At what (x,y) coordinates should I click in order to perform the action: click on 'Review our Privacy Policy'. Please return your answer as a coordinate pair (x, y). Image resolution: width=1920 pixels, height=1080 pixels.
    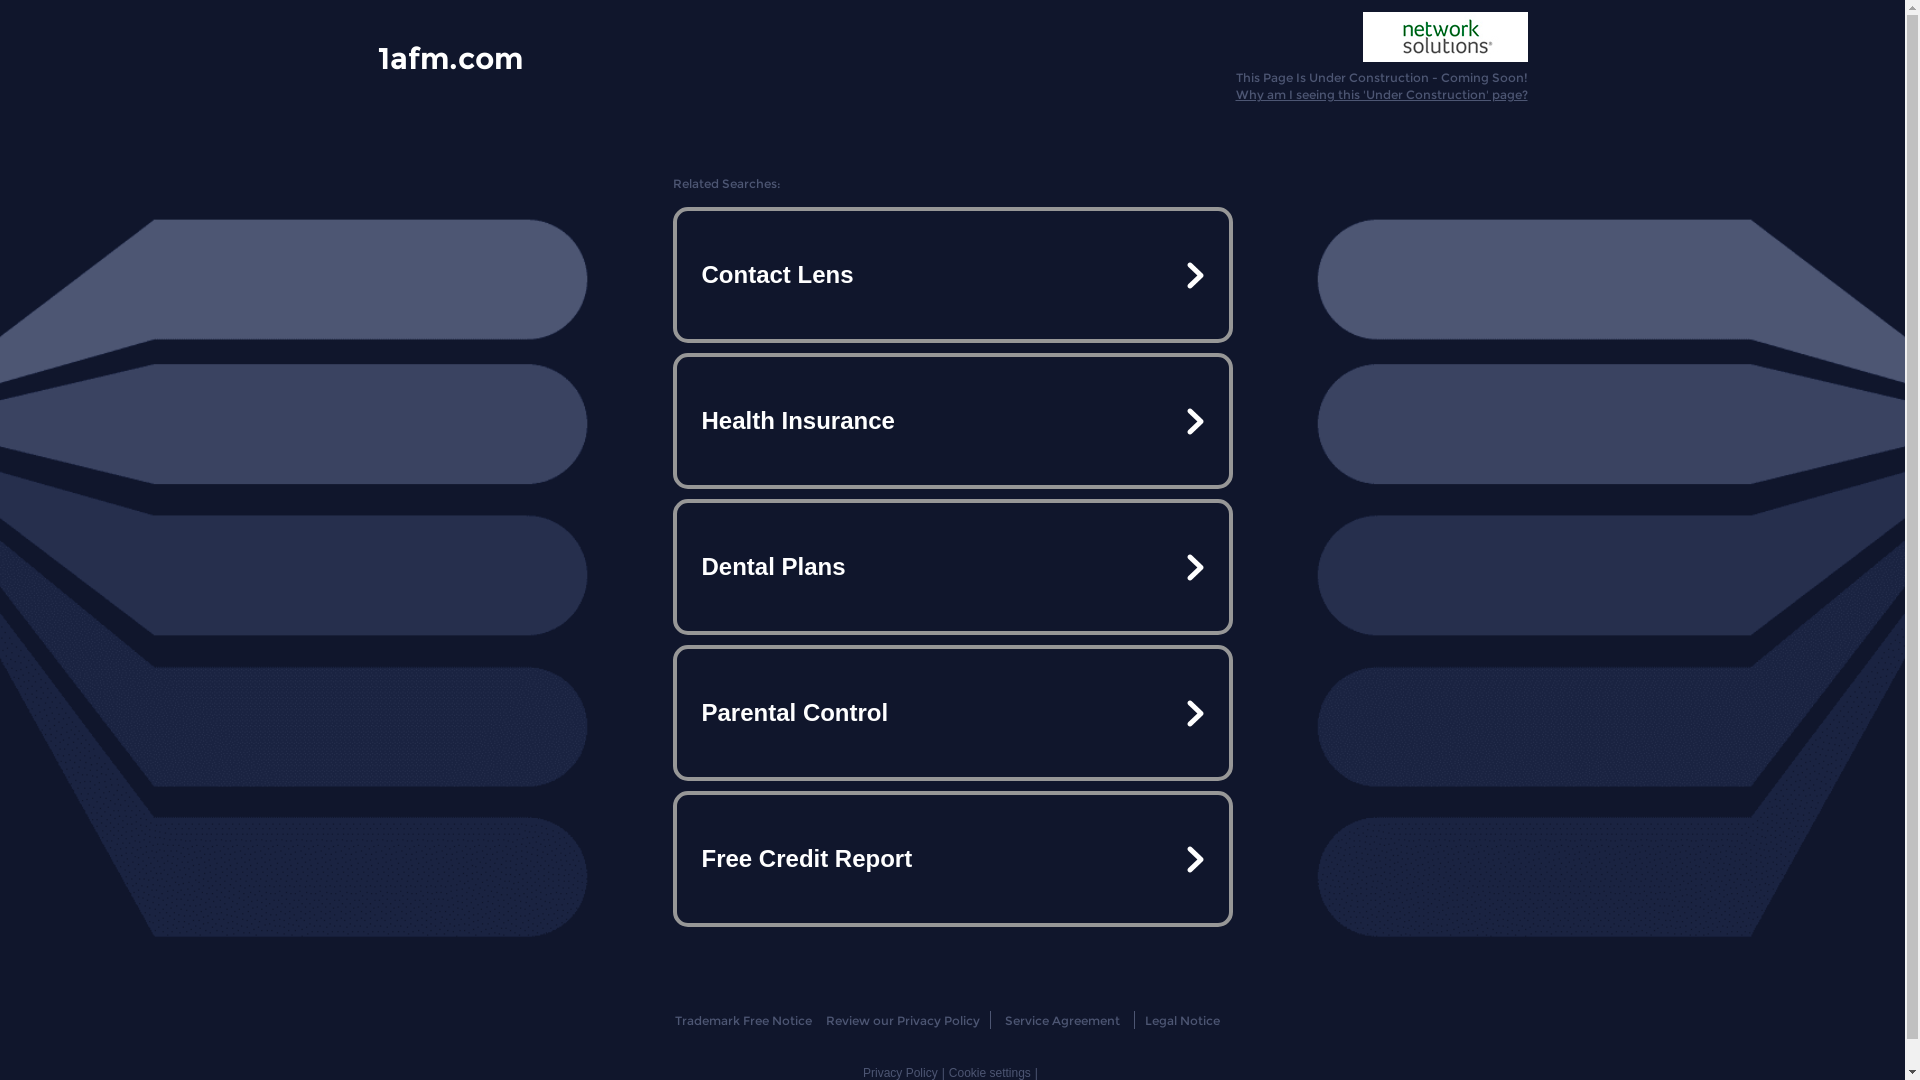
    Looking at the image, I should click on (901, 1020).